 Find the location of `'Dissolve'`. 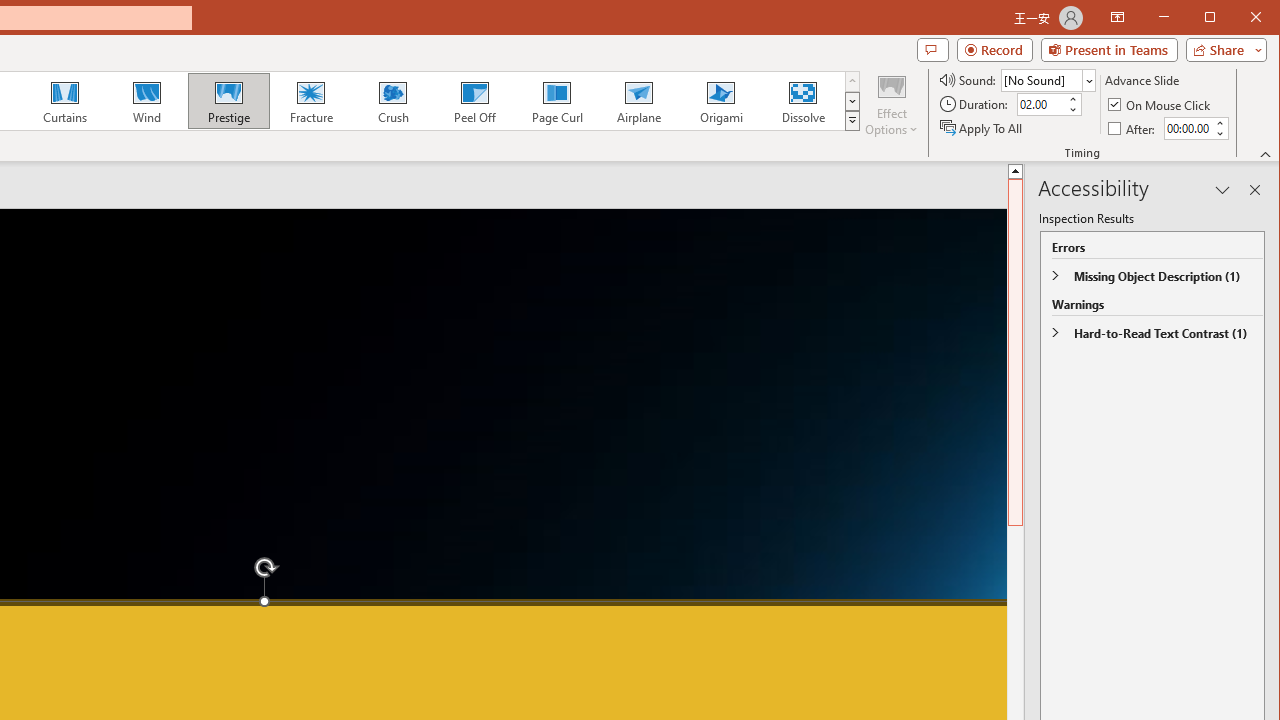

'Dissolve' is located at coordinates (802, 100).